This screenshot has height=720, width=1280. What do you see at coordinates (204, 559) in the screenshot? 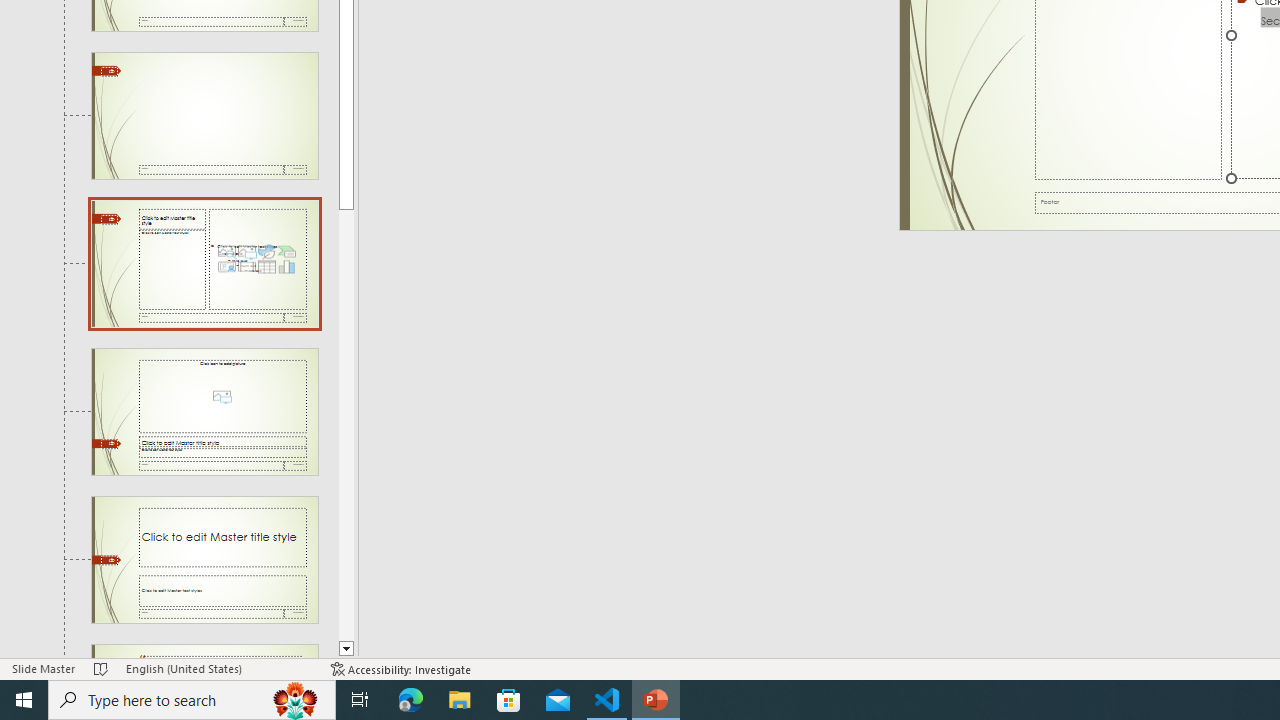
I see `'Slide Title and Caption Layout: used by no slides'` at bounding box center [204, 559].